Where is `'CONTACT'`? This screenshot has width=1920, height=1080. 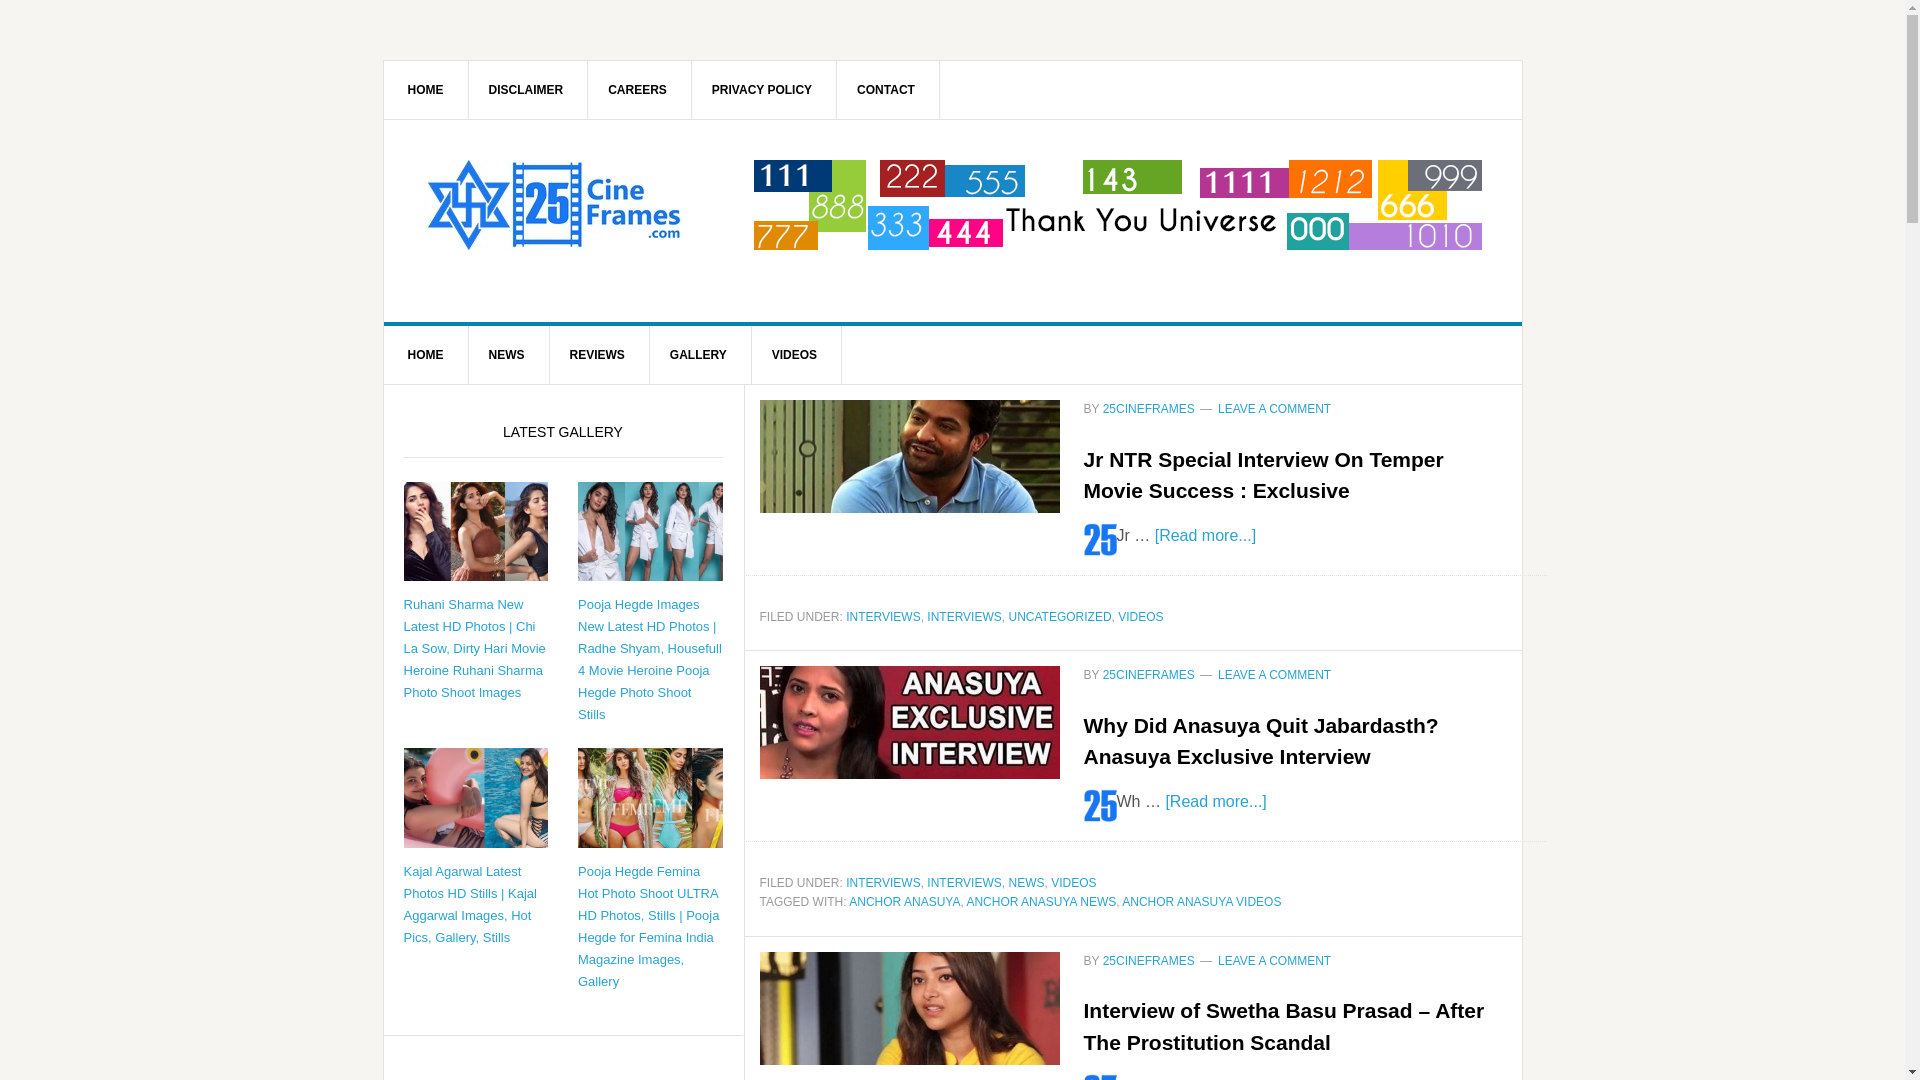 'CONTACT' is located at coordinates (885, 88).